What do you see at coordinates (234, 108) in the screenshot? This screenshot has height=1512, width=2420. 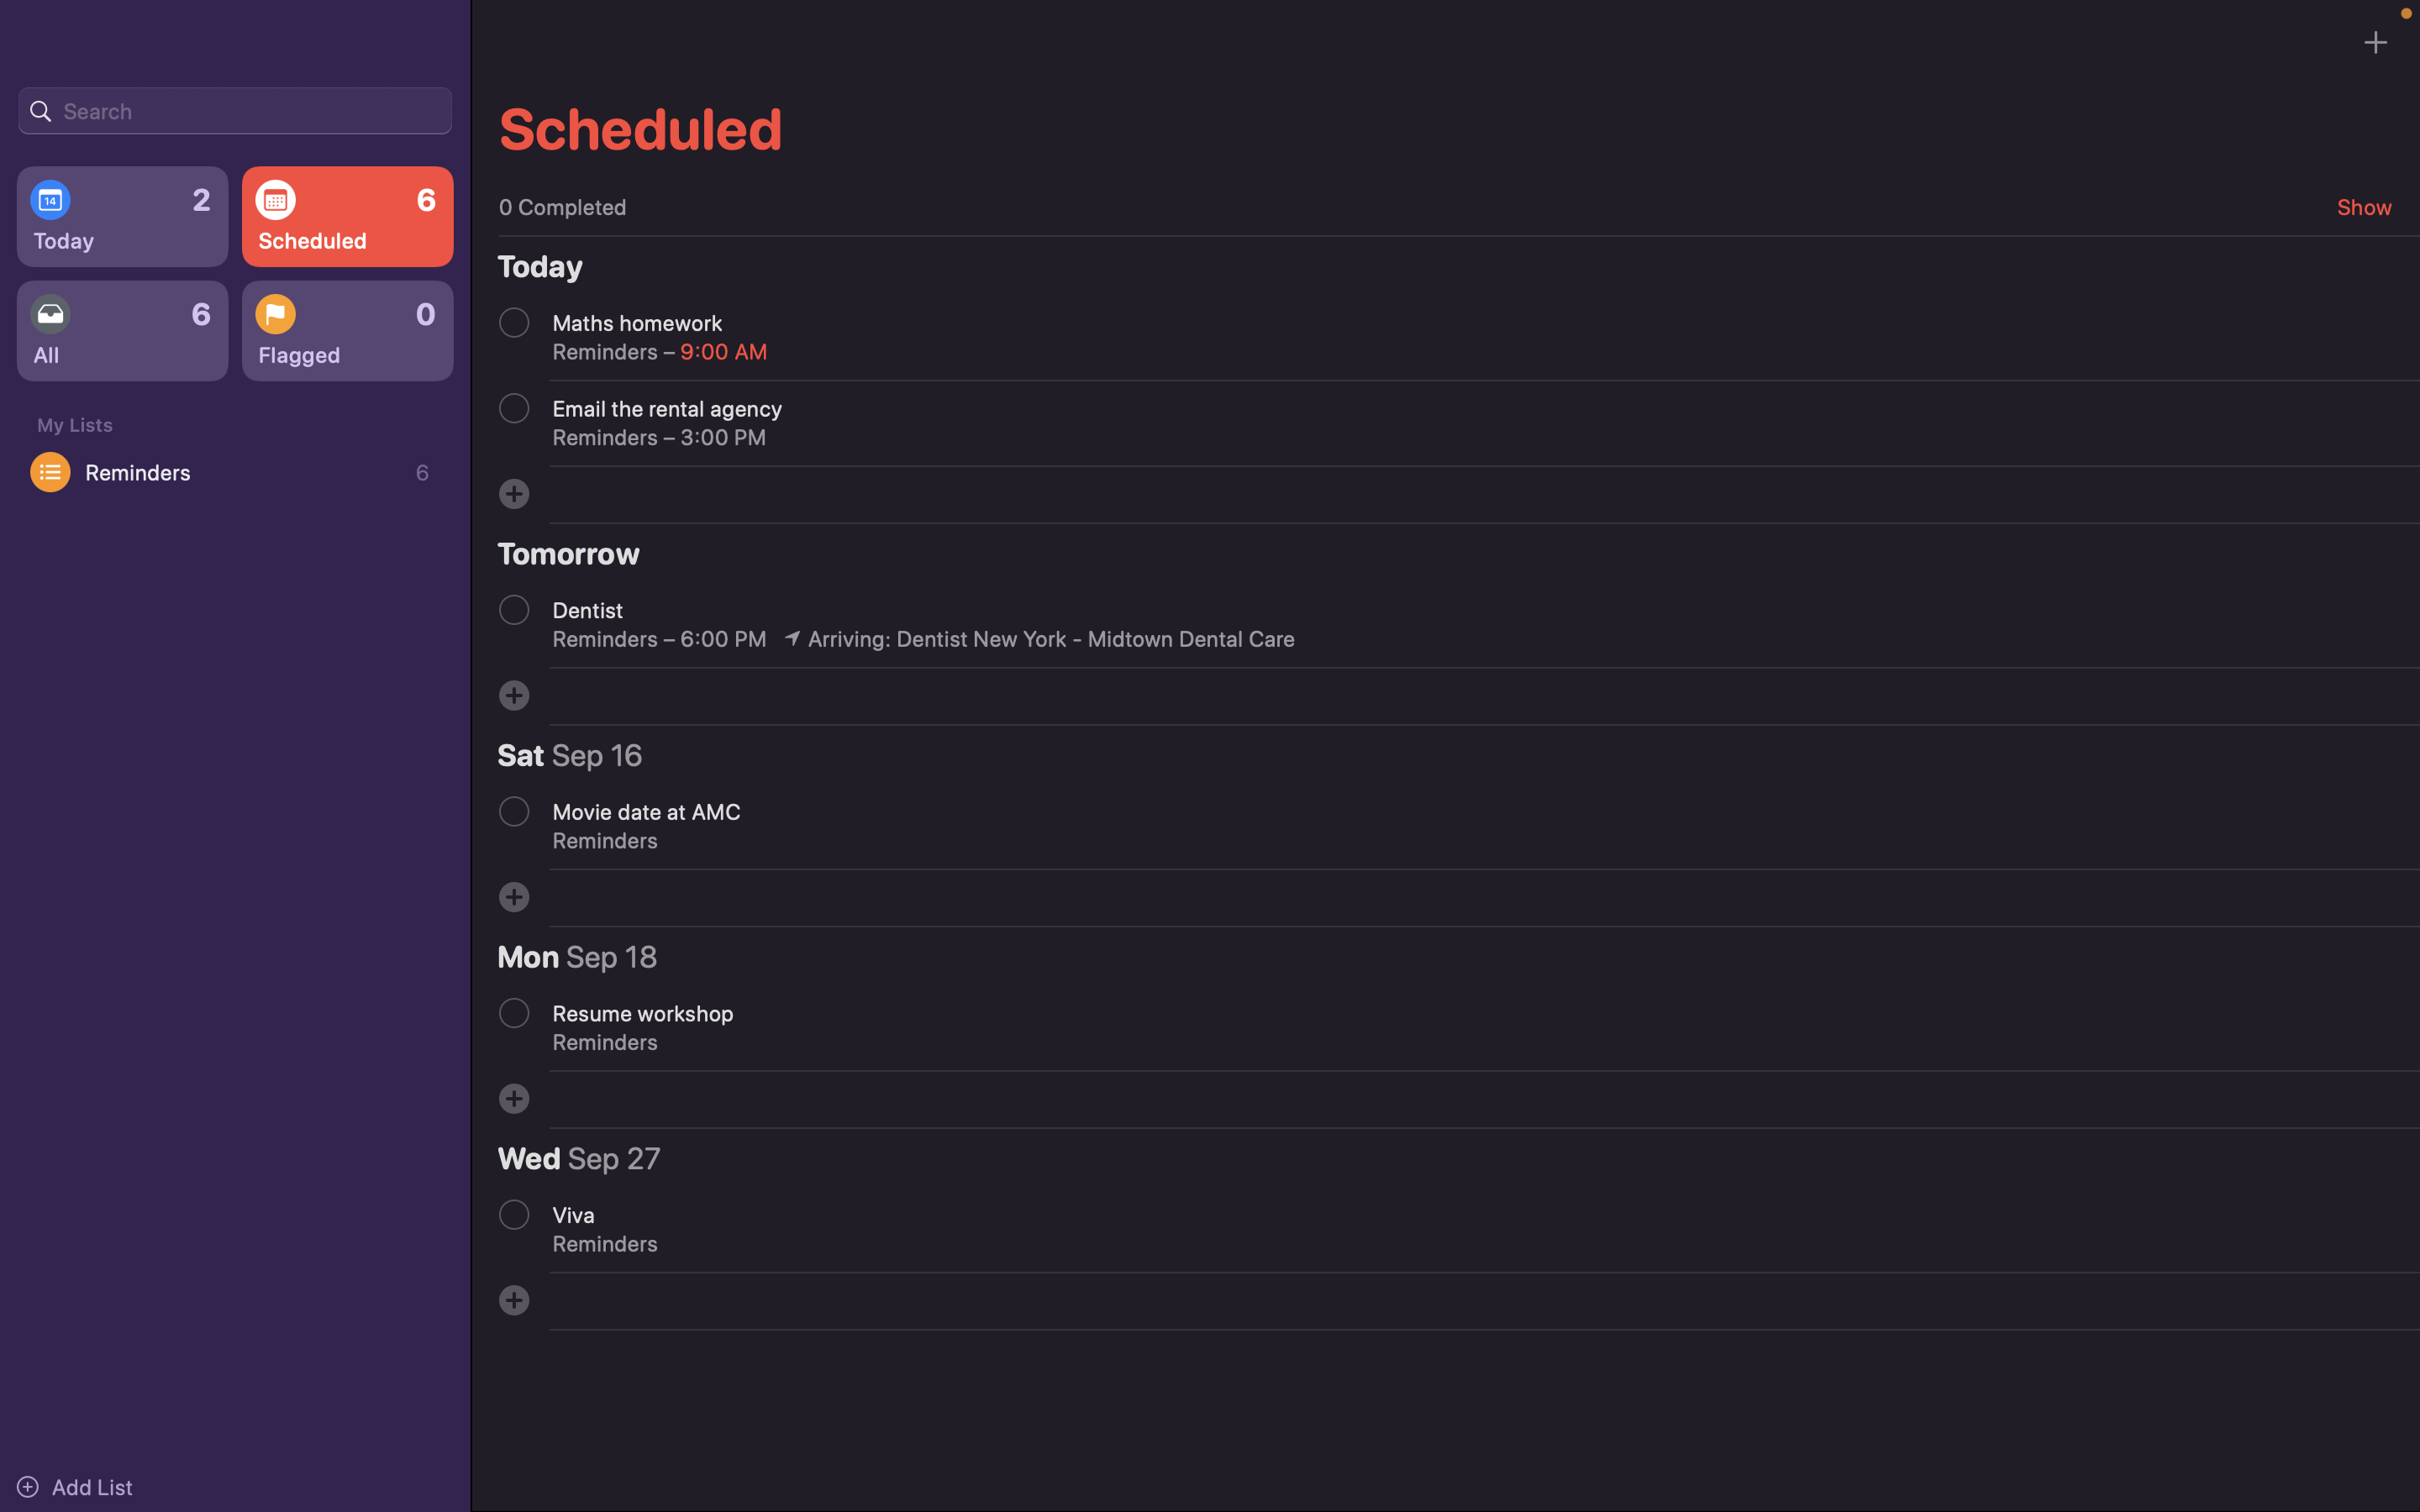 I see `and show all the activities planned for the year 2022` at bounding box center [234, 108].